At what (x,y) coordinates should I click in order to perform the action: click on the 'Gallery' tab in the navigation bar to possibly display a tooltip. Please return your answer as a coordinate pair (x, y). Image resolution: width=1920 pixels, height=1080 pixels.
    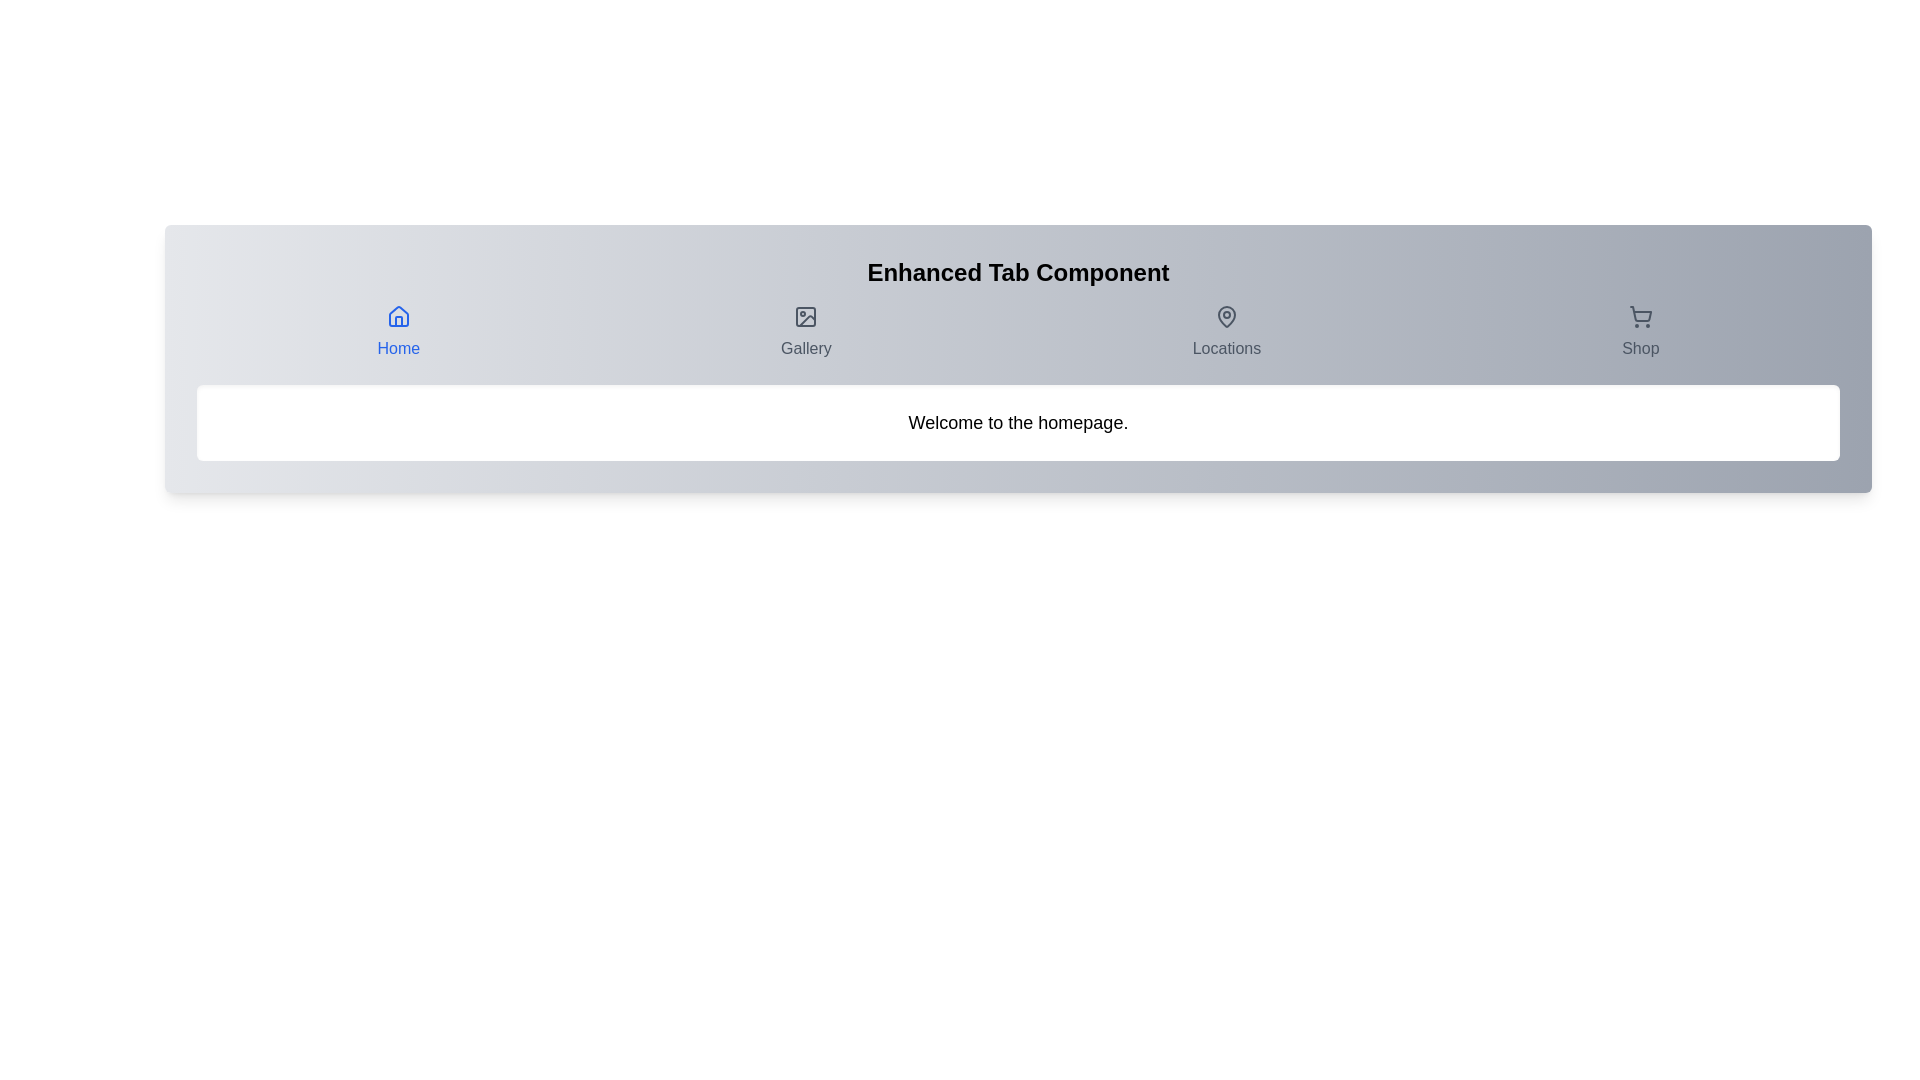
    Looking at the image, I should click on (806, 331).